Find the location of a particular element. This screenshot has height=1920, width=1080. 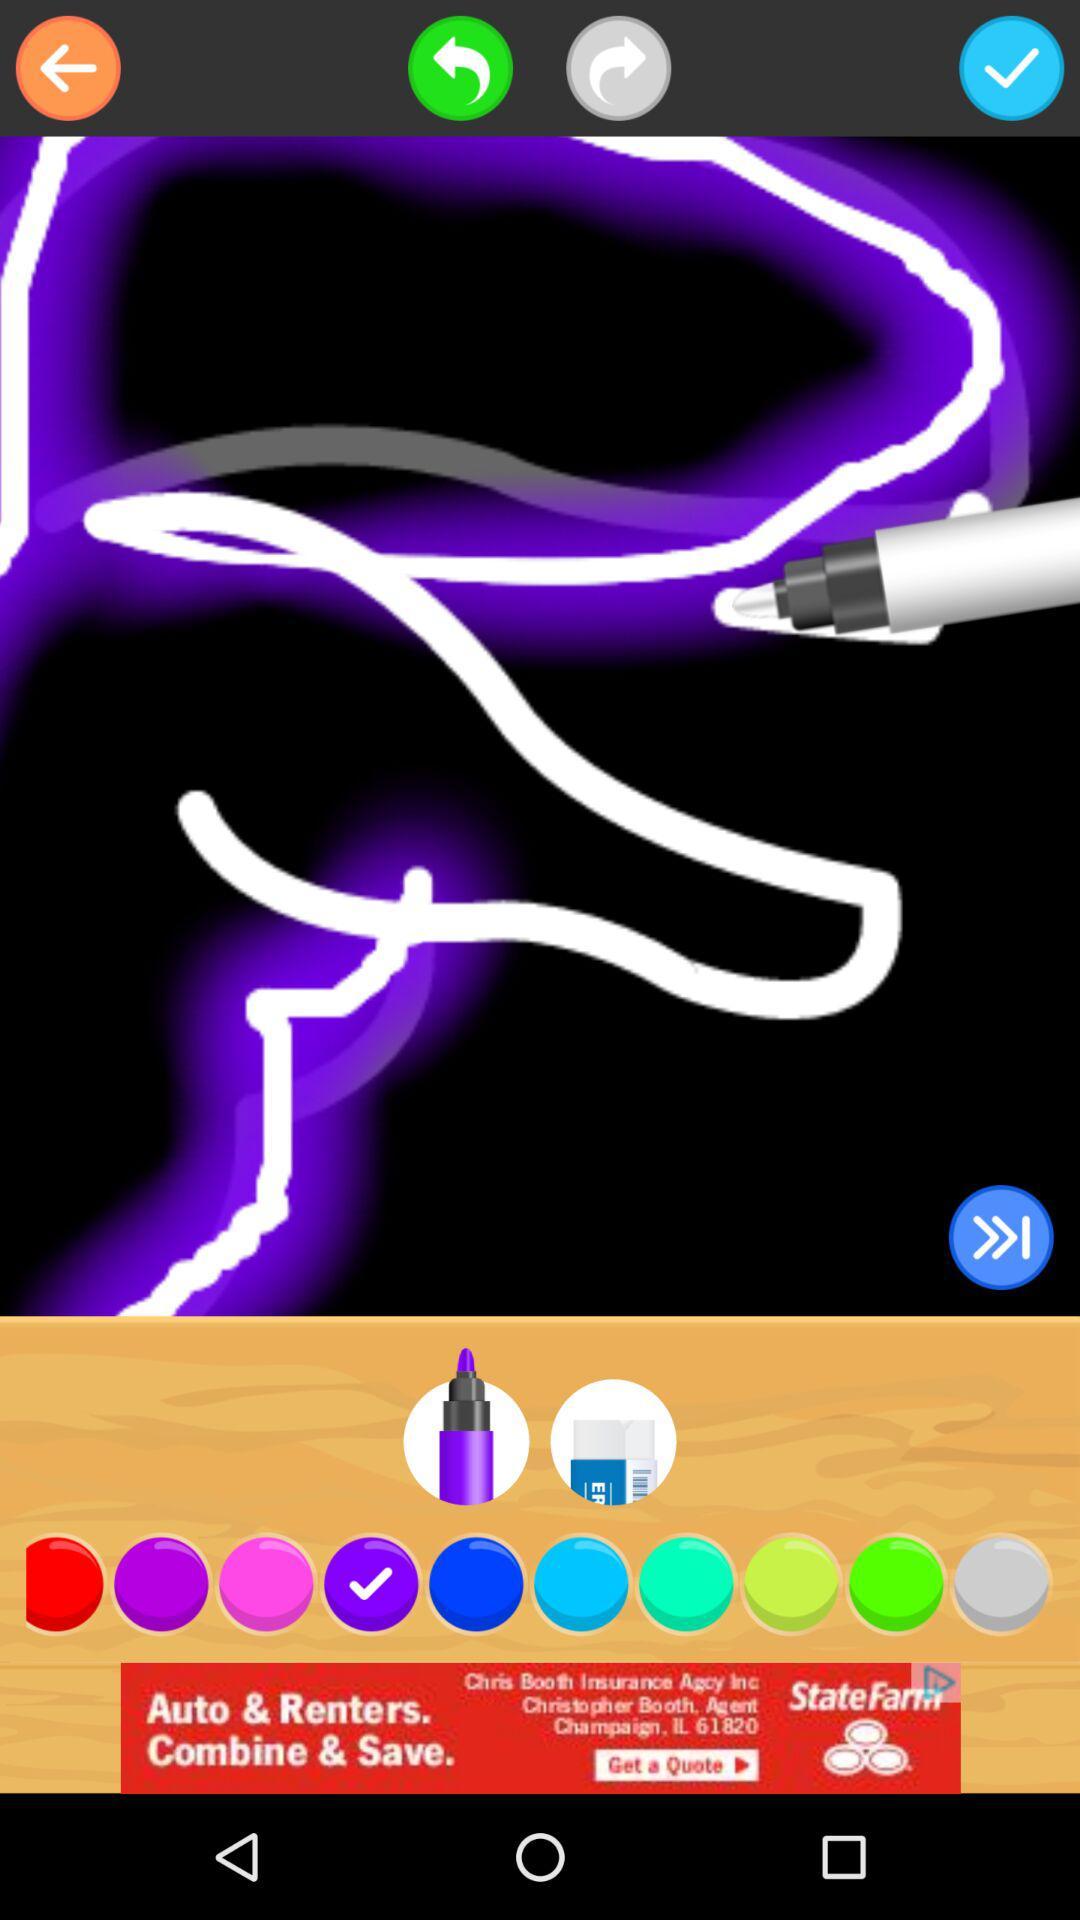

button to accept drawing is located at coordinates (1011, 68).